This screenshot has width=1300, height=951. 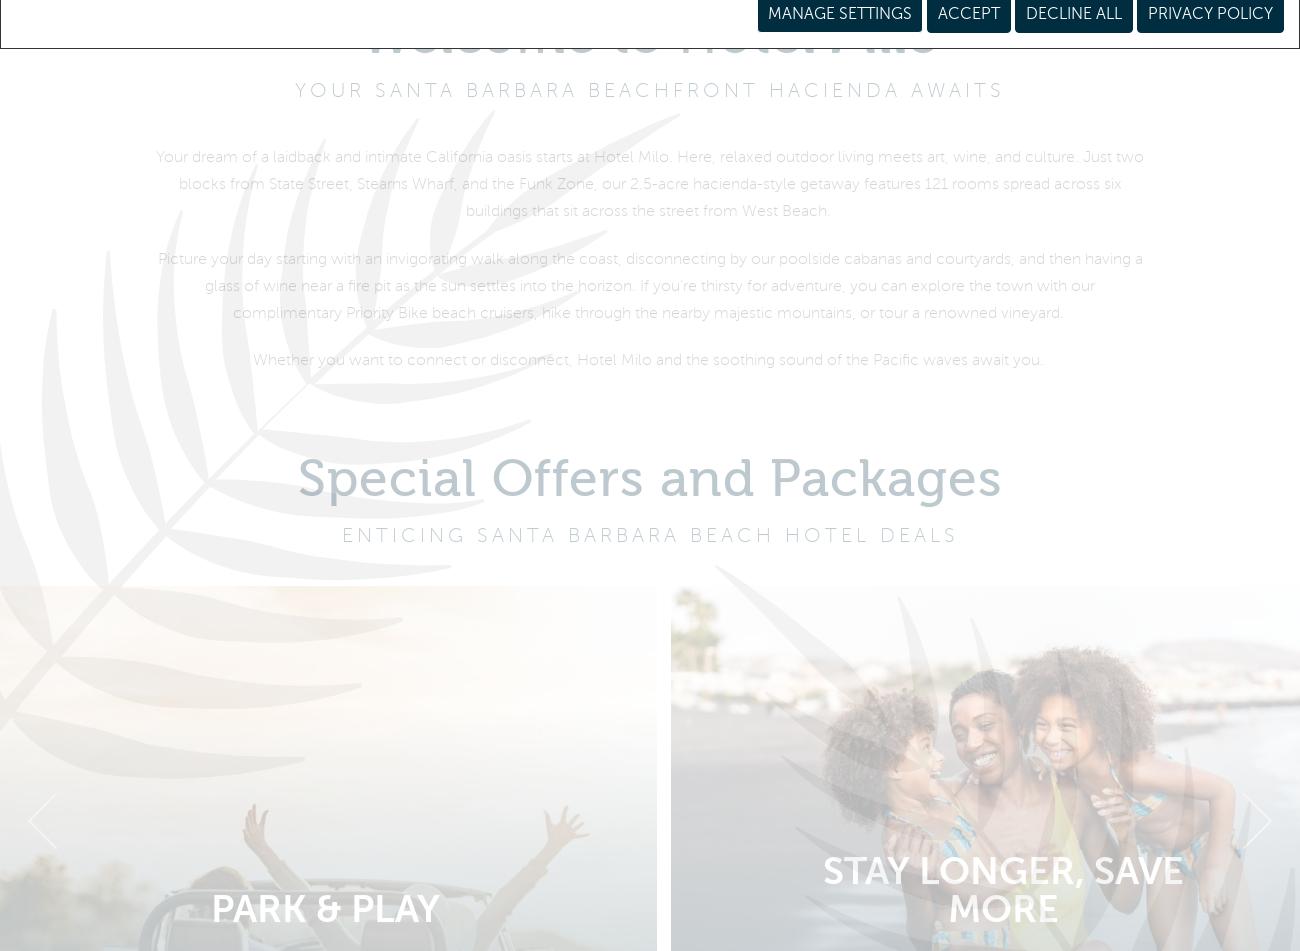 What do you see at coordinates (1209, 12) in the screenshot?
I see `'Privacy Policy'` at bounding box center [1209, 12].